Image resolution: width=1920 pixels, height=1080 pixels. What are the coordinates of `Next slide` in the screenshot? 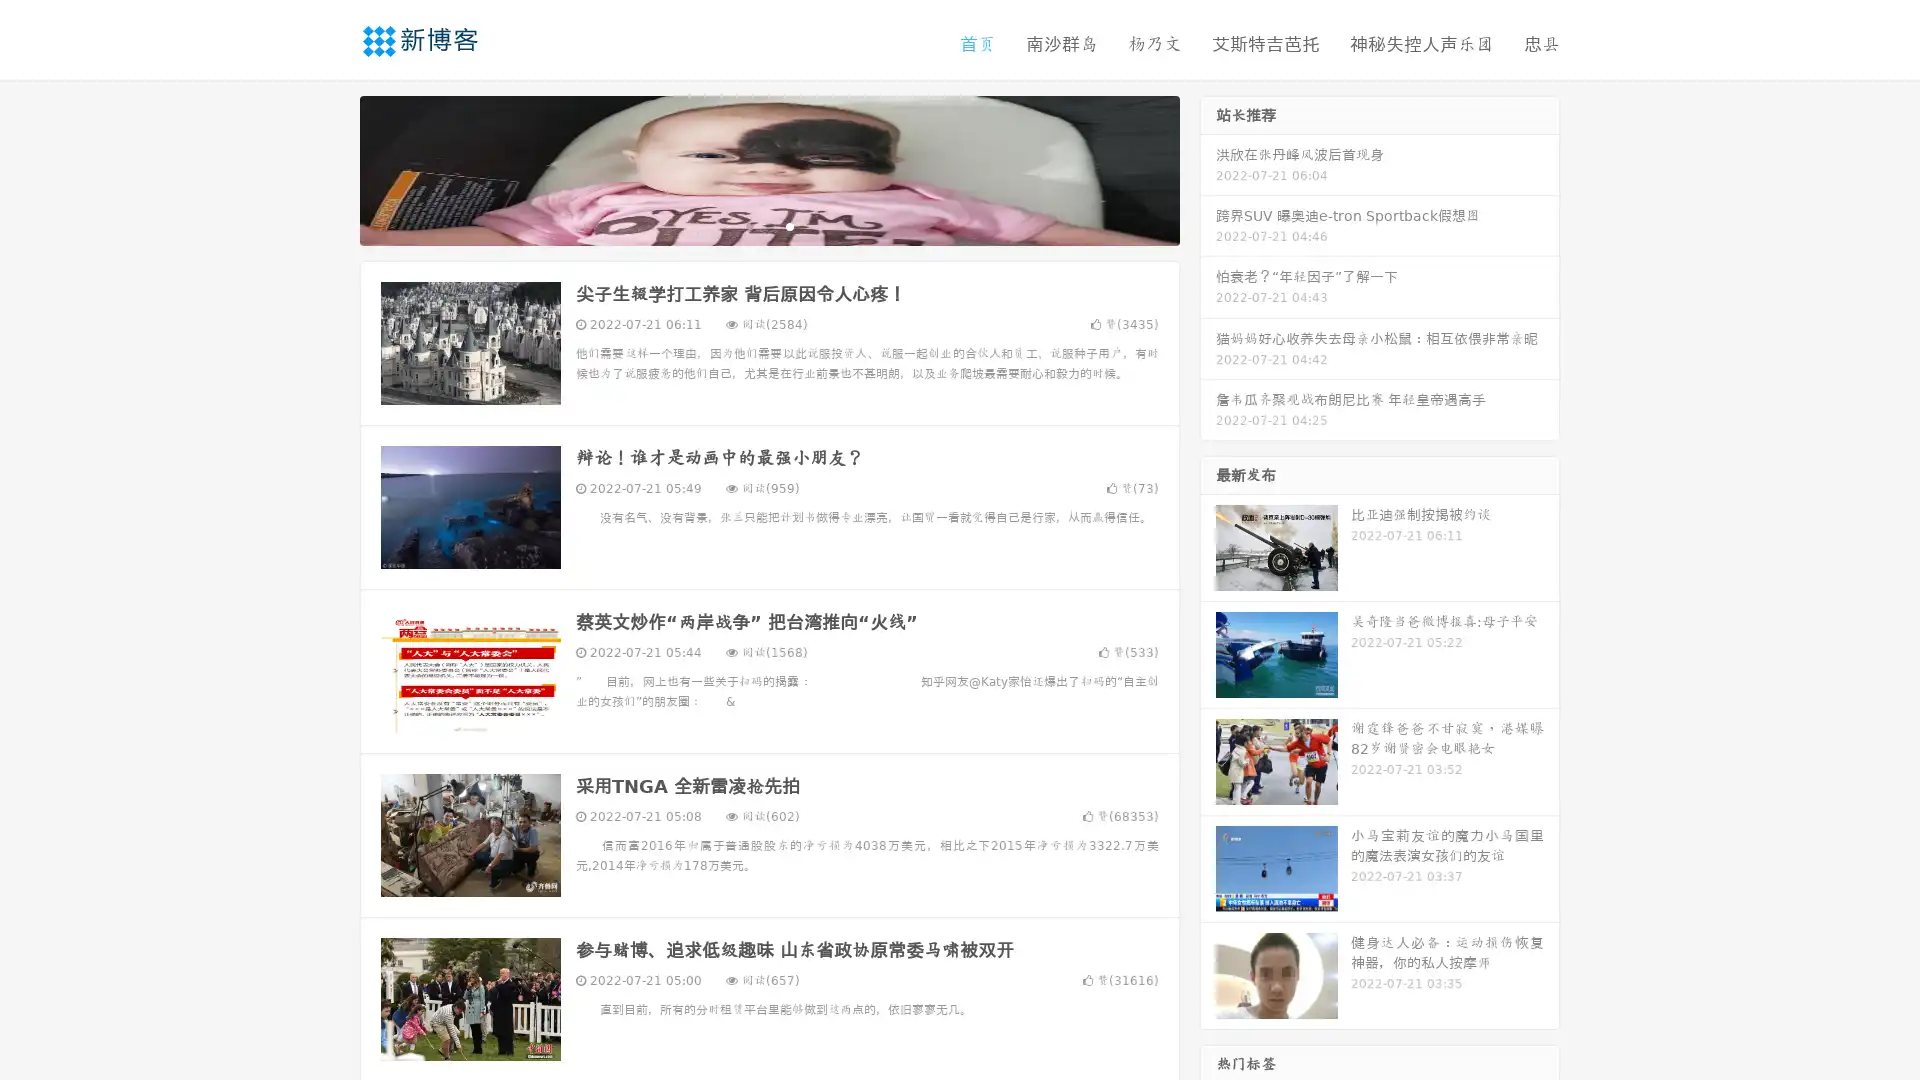 It's located at (1208, 168).